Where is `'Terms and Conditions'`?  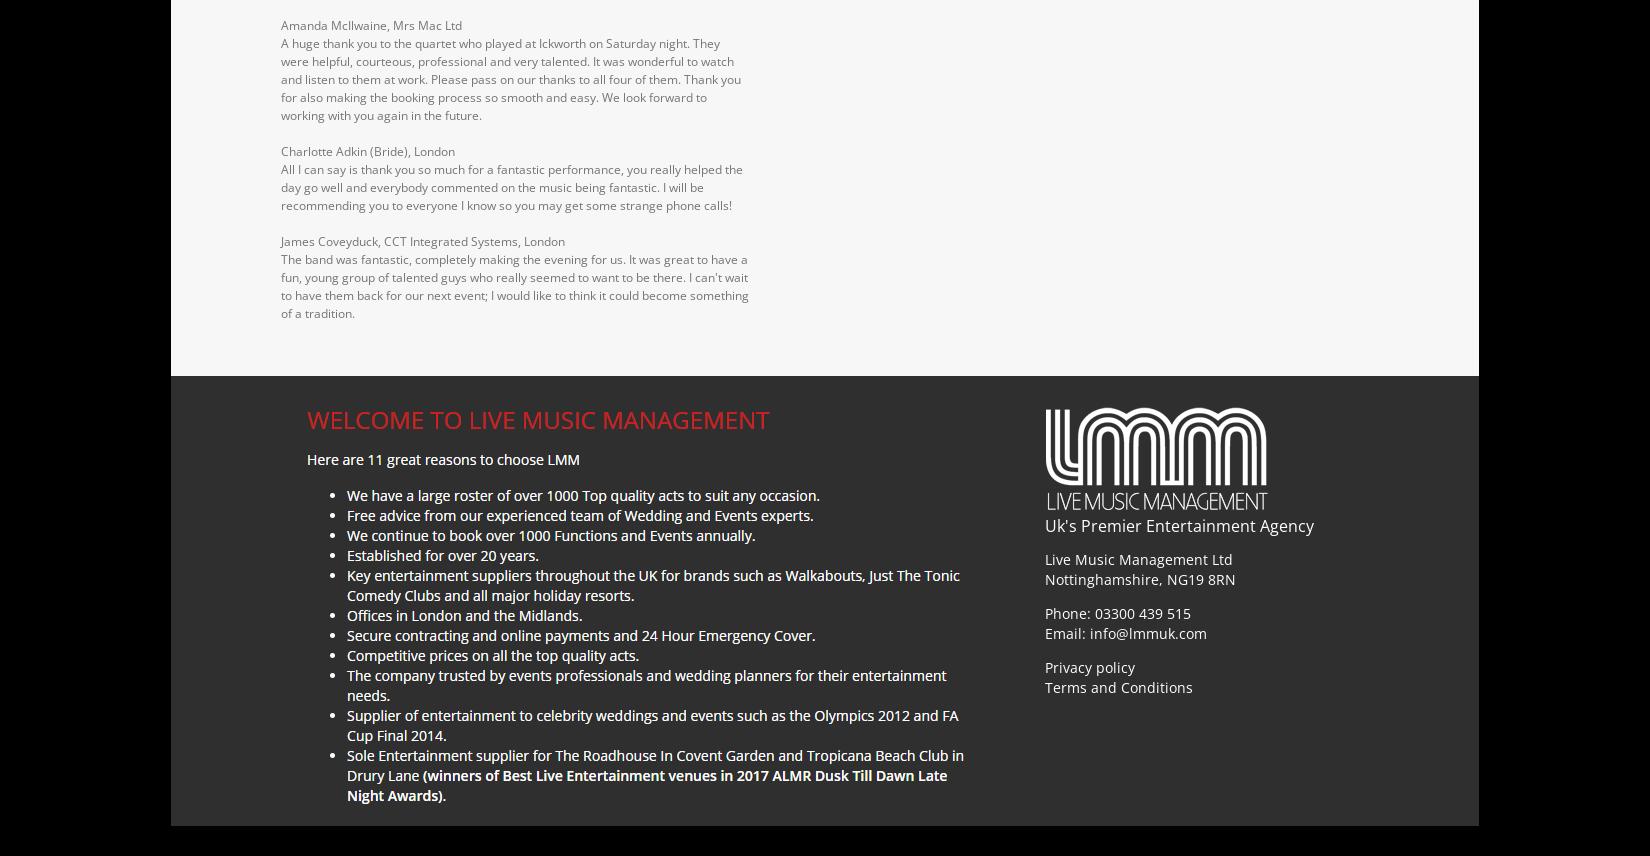 'Terms and Conditions' is located at coordinates (1119, 685).